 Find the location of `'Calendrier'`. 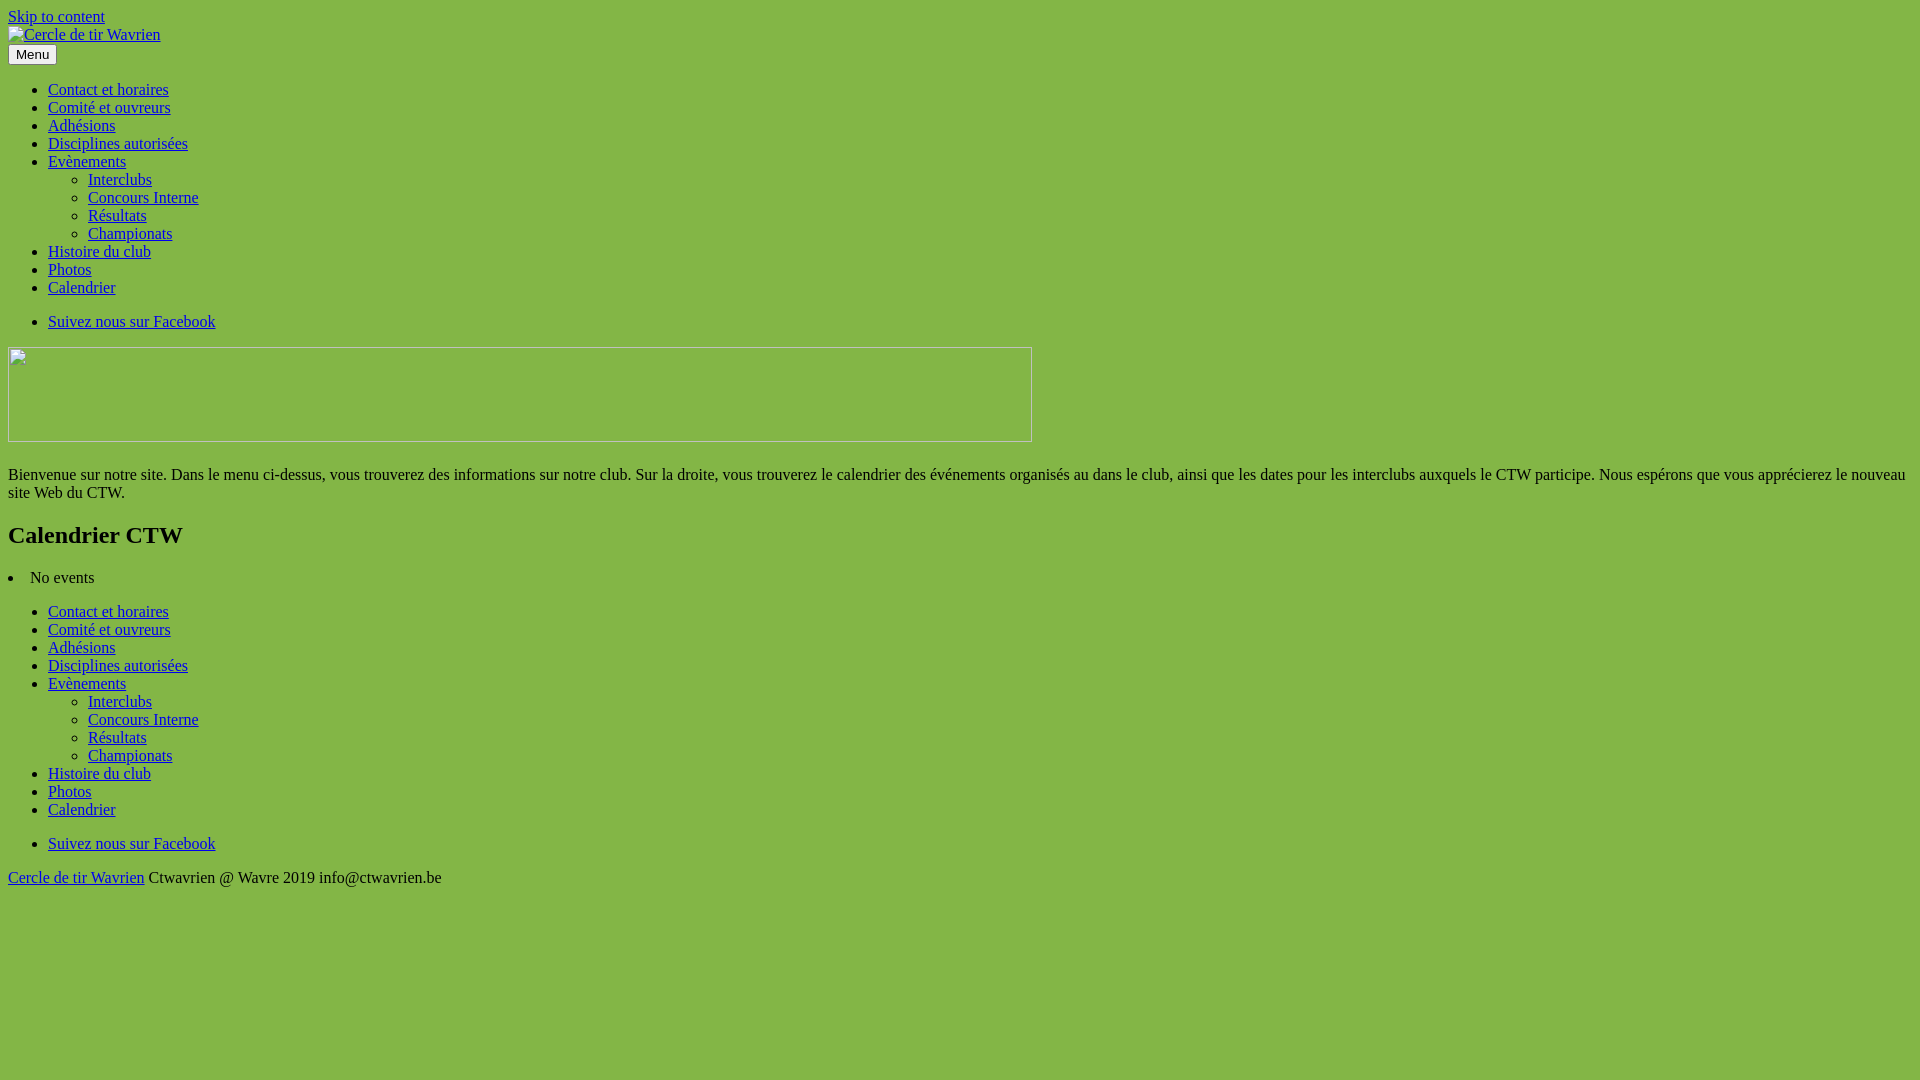

'Calendrier' is located at coordinates (80, 808).